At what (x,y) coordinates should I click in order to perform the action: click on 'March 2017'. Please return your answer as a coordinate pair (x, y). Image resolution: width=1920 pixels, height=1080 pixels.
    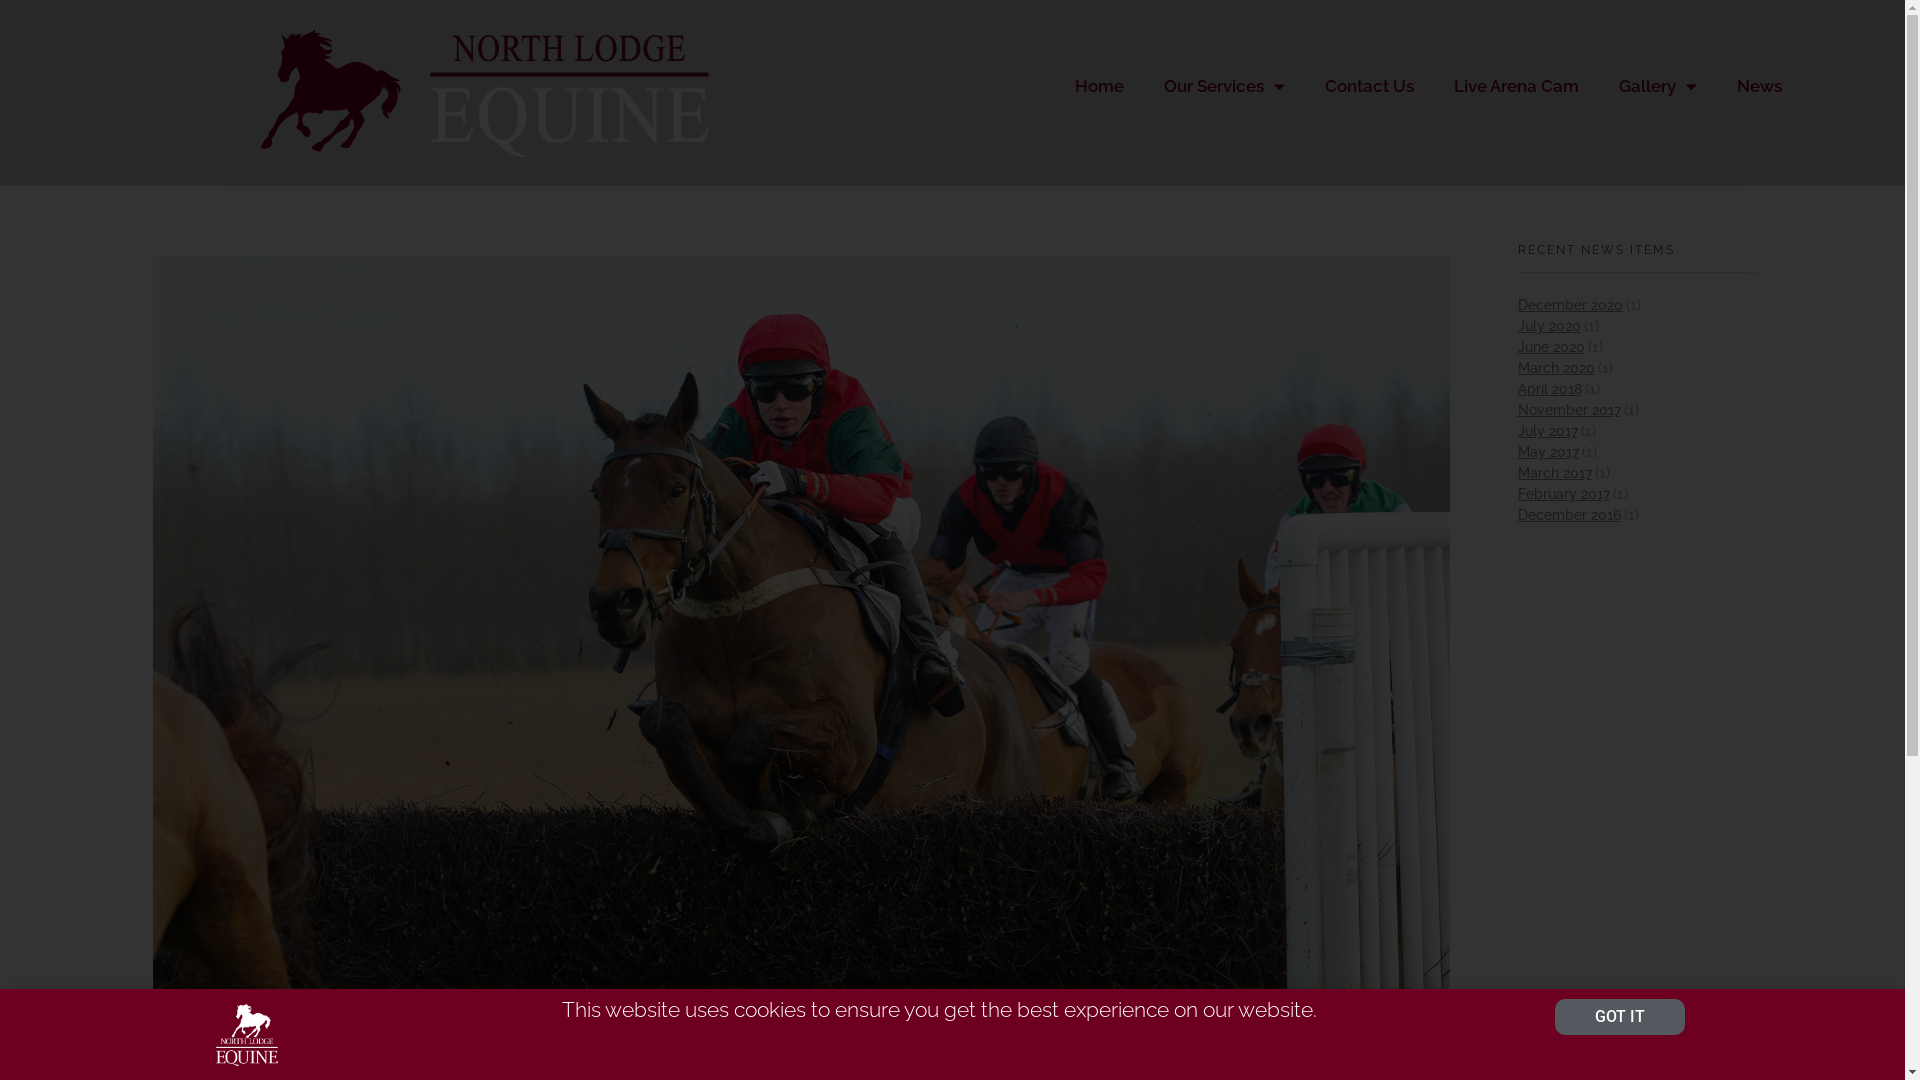
    Looking at the image, I should click on (1554, 473).